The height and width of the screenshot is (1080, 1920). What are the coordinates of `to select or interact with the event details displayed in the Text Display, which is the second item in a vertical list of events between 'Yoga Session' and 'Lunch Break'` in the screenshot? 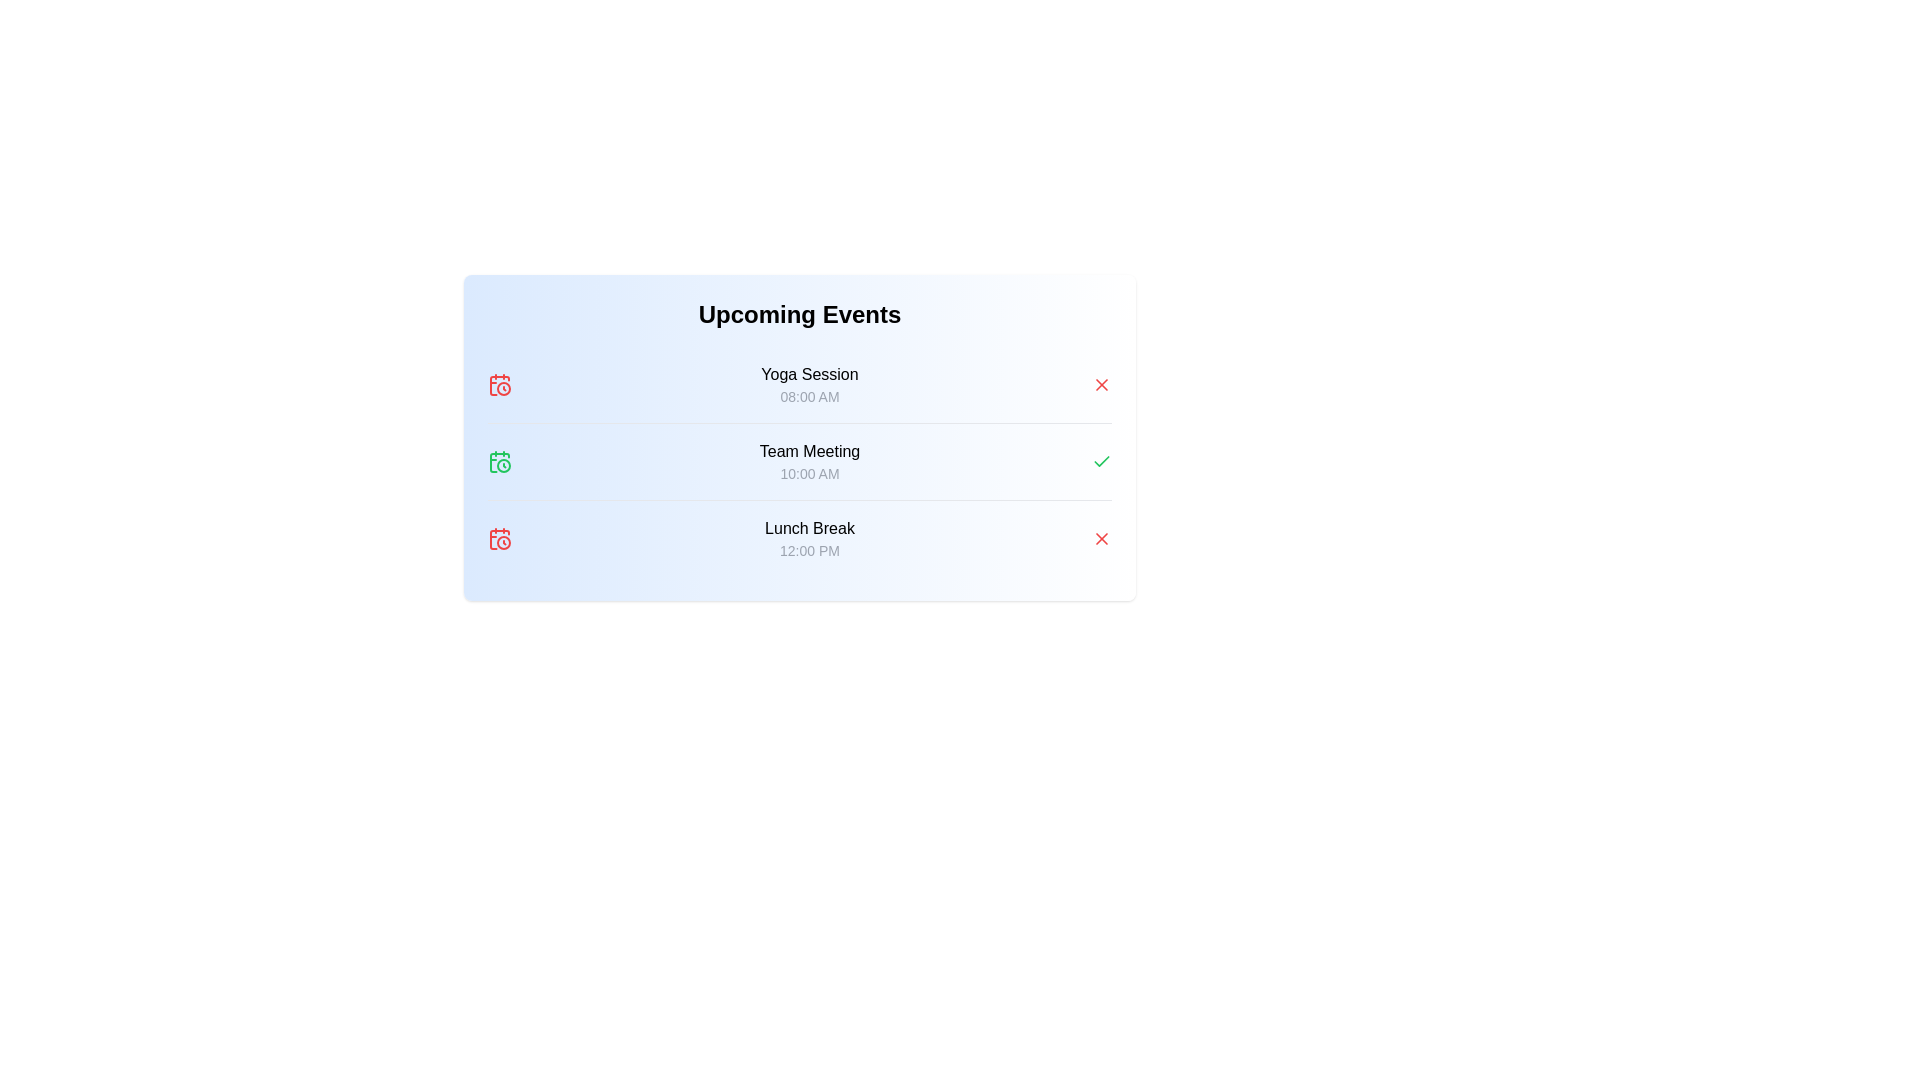 It's located at (810, 462).